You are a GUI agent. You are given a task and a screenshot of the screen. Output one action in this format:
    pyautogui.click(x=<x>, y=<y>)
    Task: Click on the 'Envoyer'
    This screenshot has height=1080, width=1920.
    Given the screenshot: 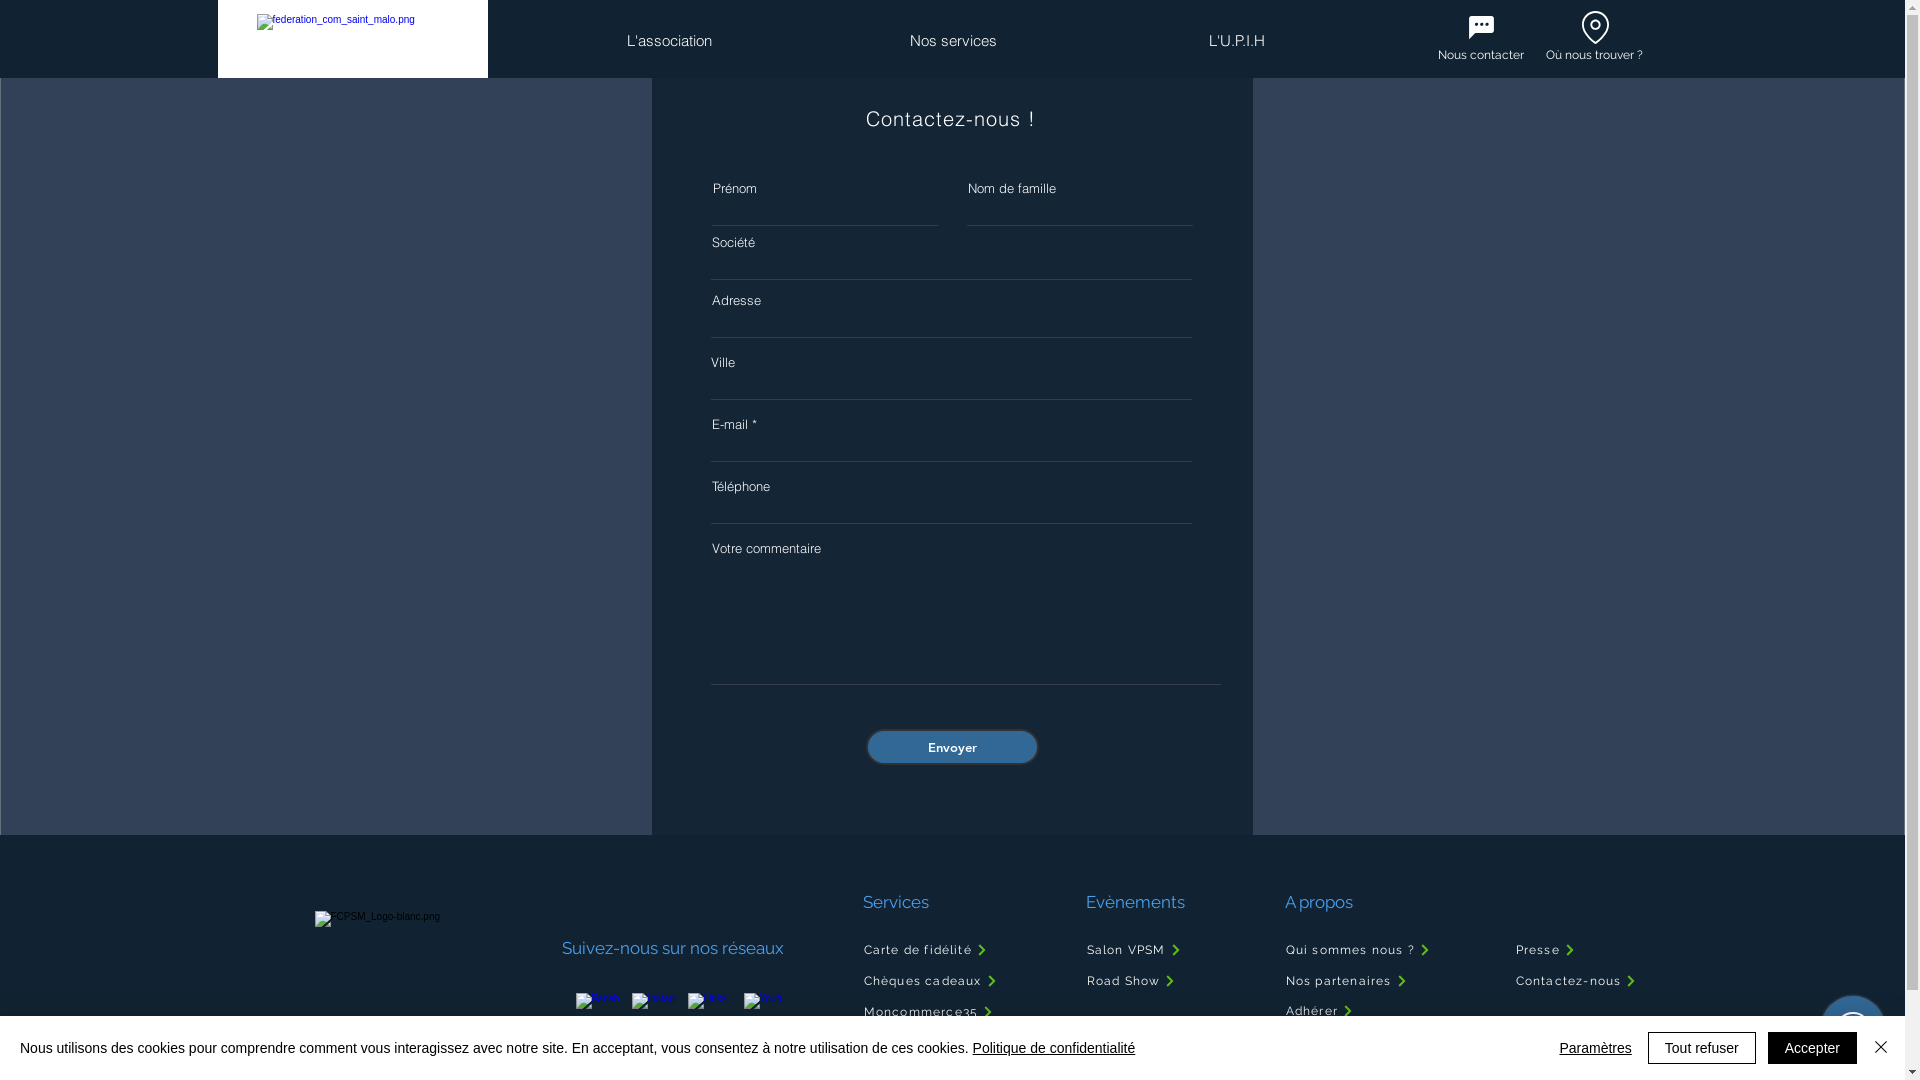 What is the action you would take?
    pyautogui.click(x=951, y=747)
    